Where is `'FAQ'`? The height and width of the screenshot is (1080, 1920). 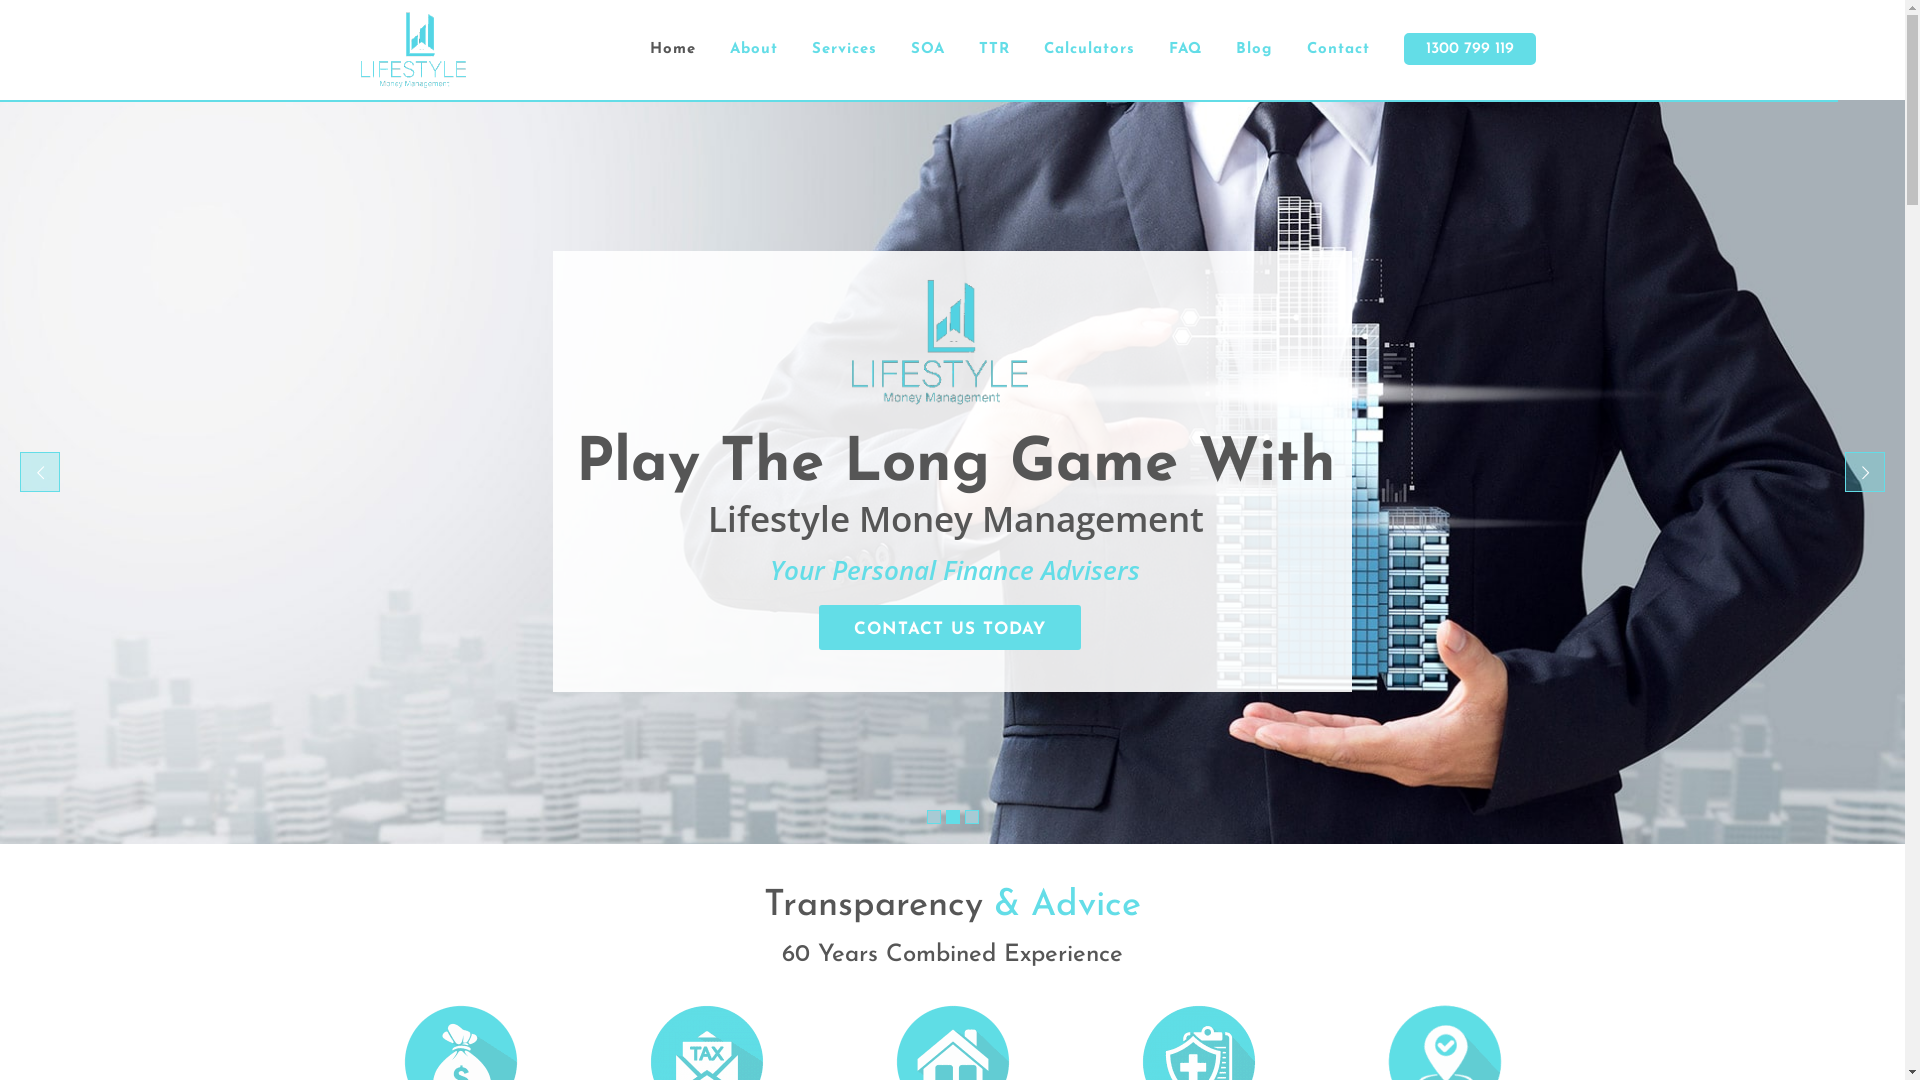
'FAQ' is located at coordinates (1185, 49).